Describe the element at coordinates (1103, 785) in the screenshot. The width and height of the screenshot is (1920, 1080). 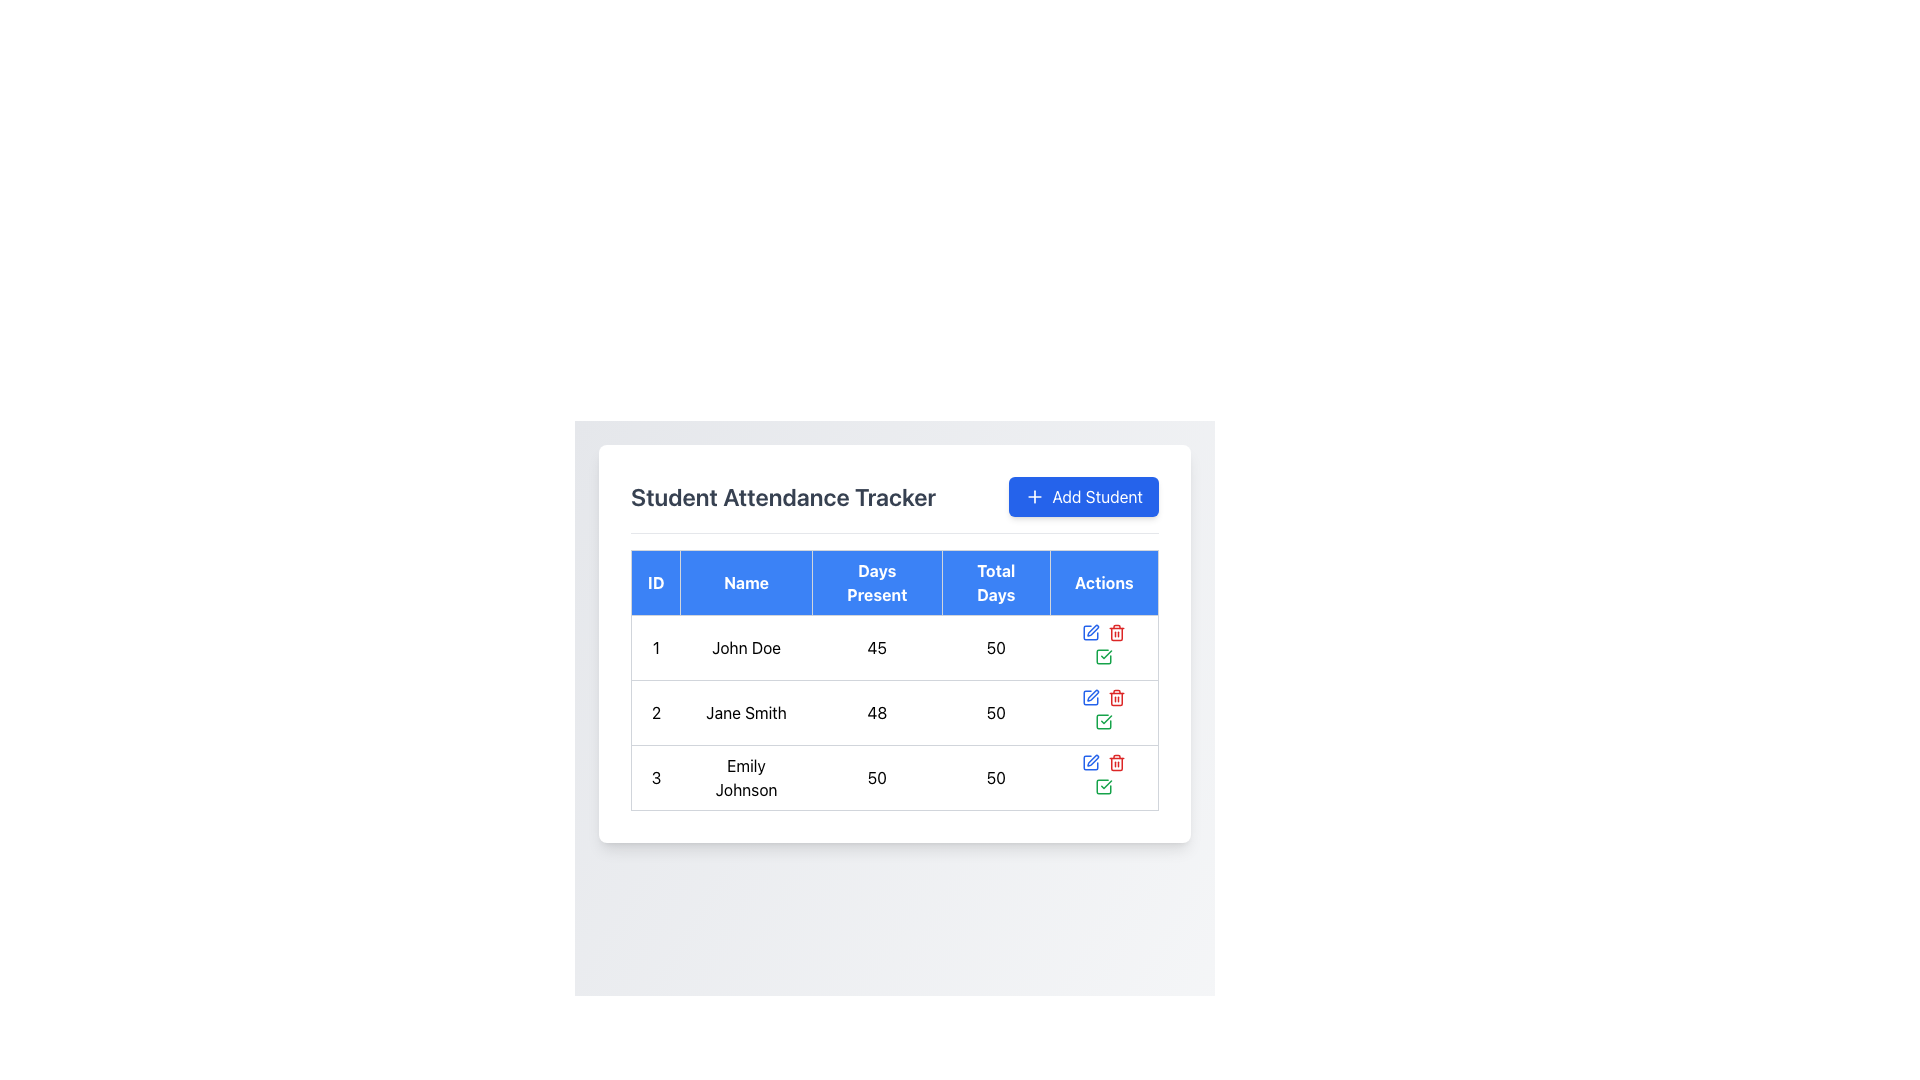
I see `the approval button located in the 'Actions' column of the third row of the table` at that location.